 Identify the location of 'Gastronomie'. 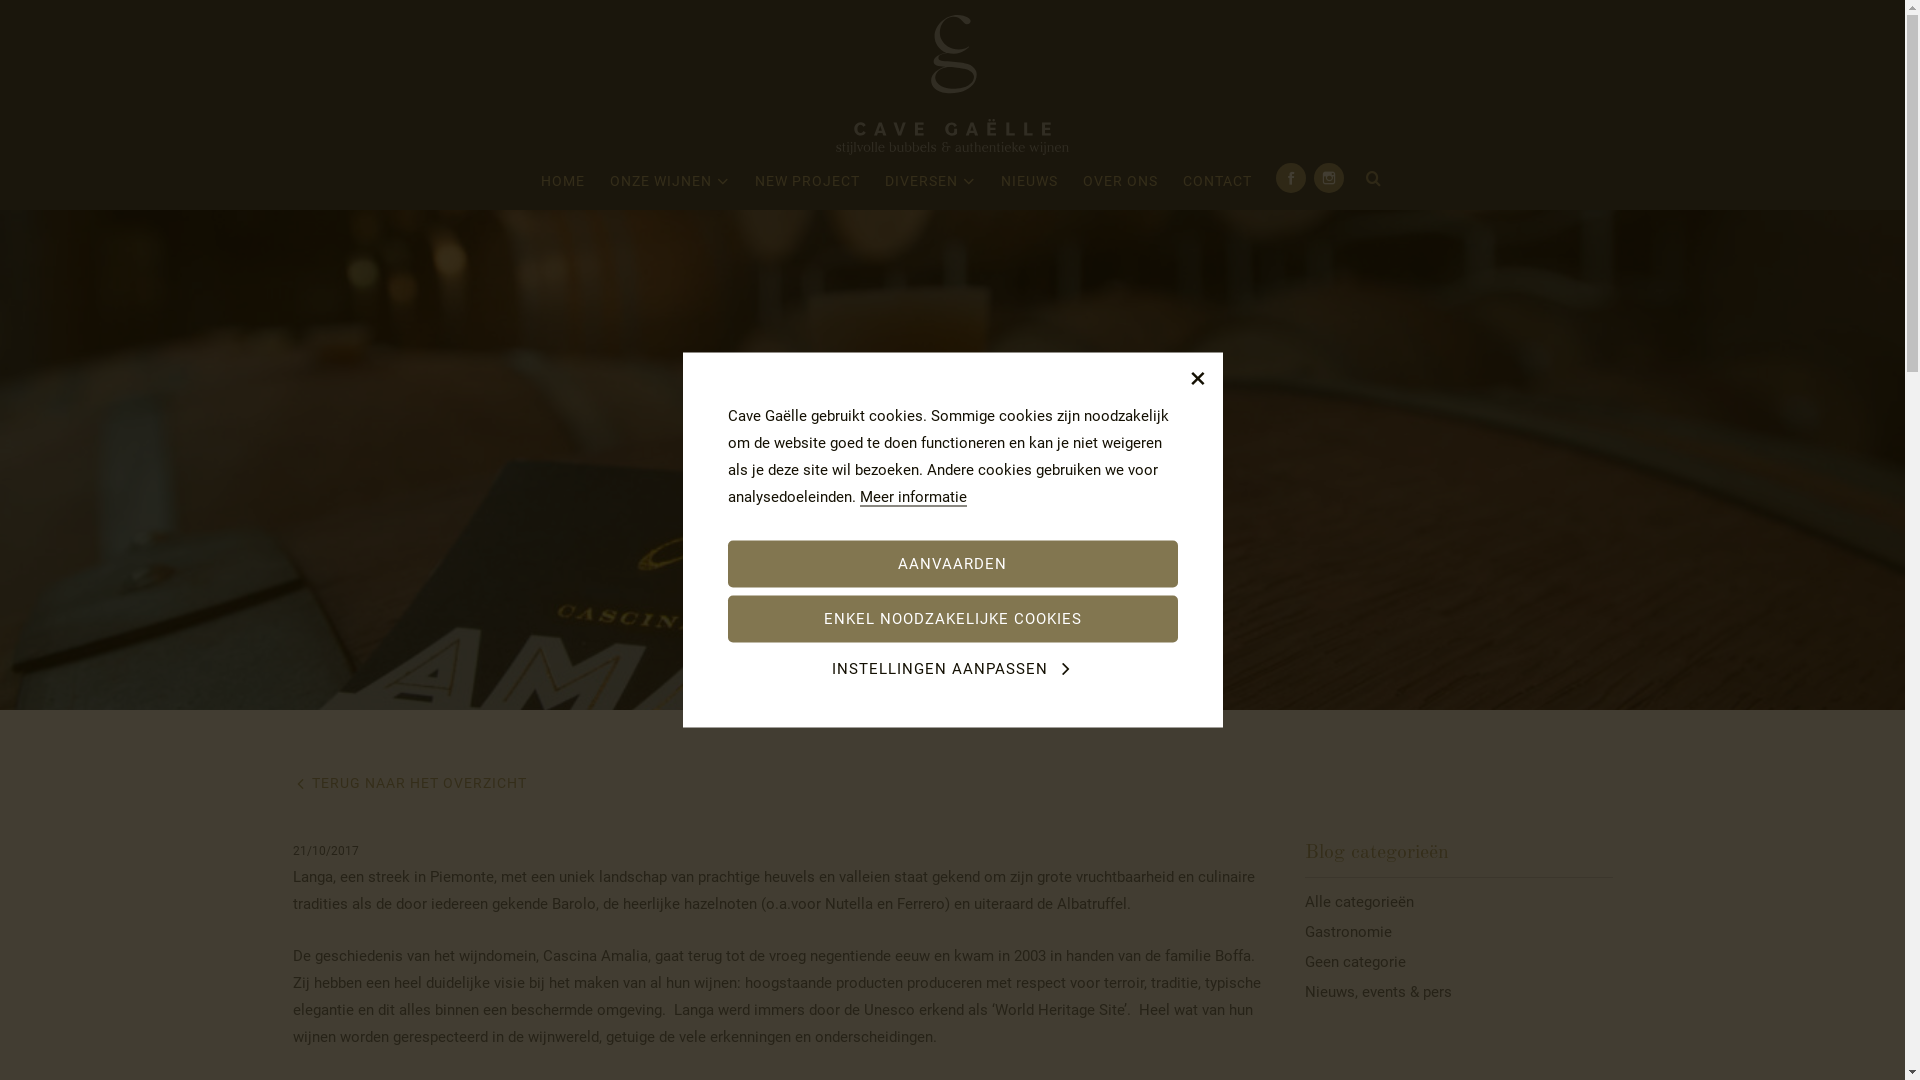
(1459, 932).